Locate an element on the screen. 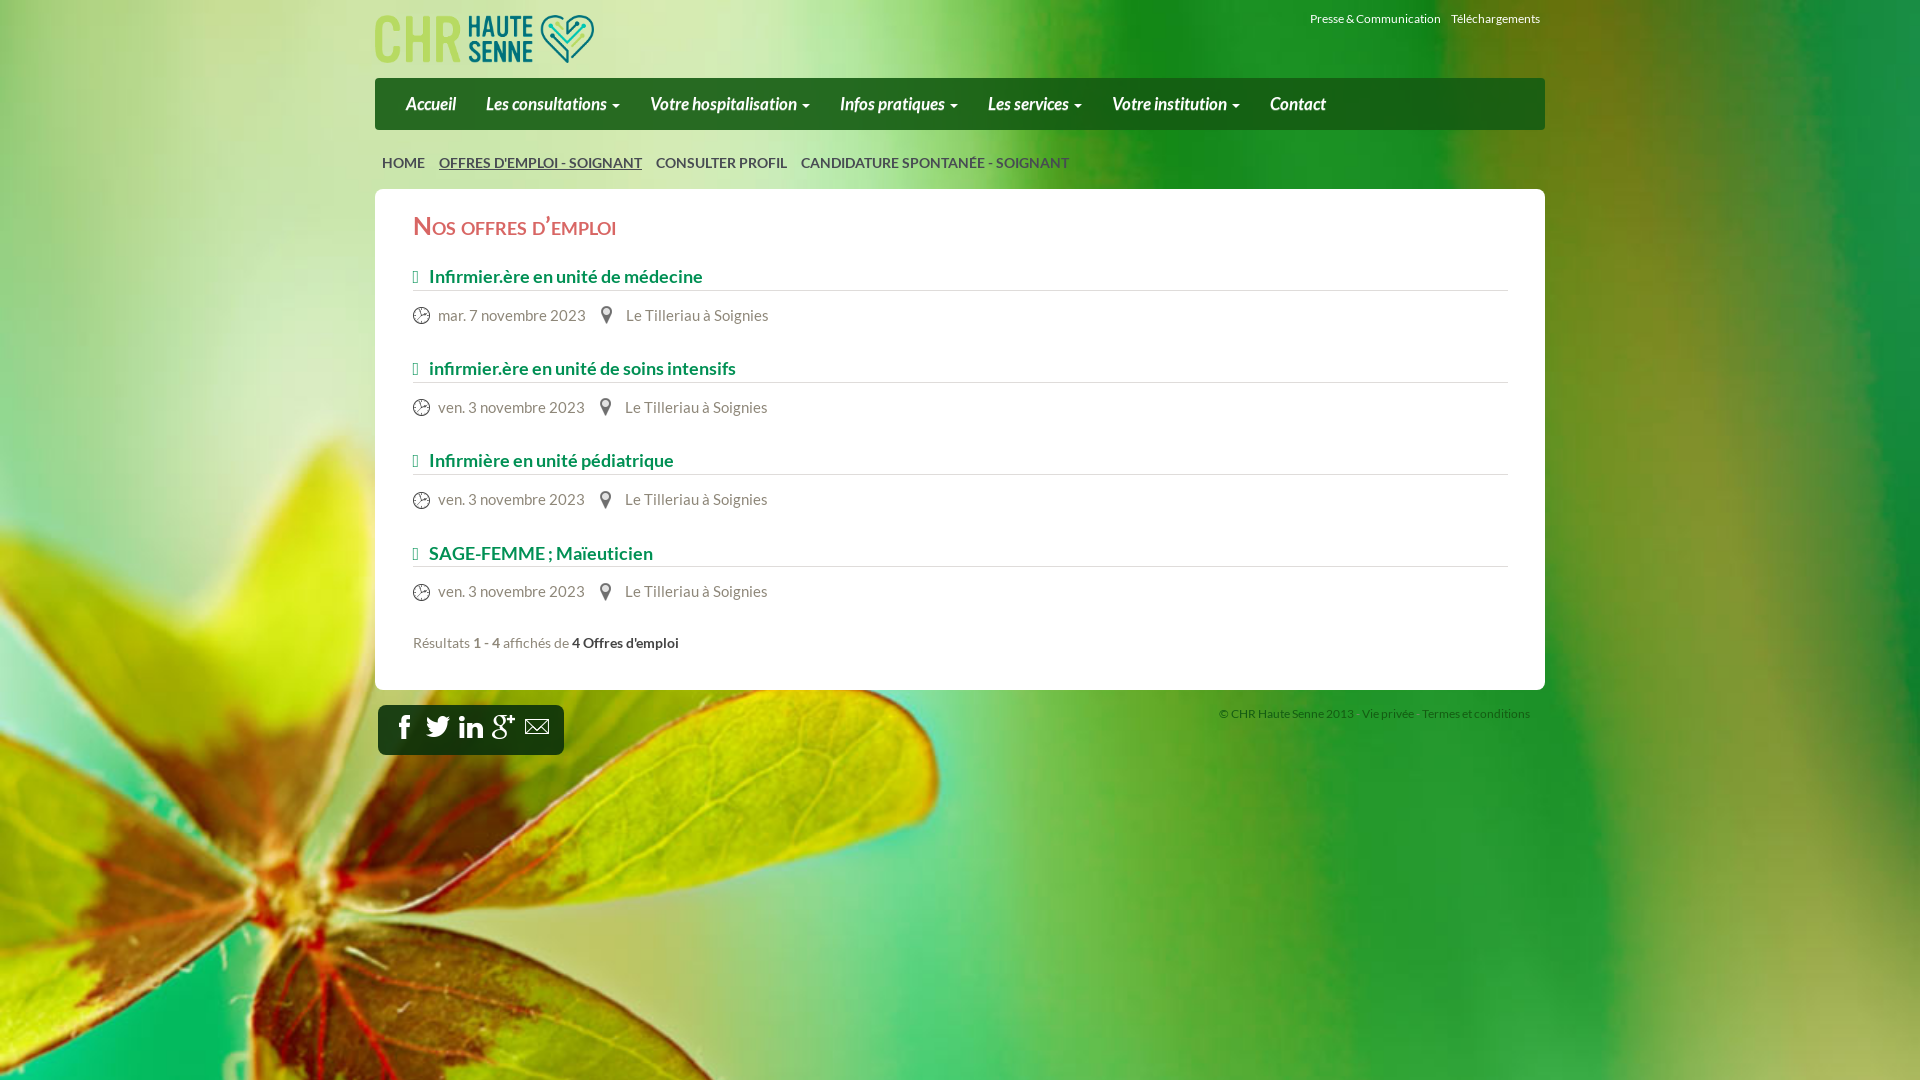 This screenshot has height=1080, width=1920. 'Facebook' is located at coordinates (403, 726).